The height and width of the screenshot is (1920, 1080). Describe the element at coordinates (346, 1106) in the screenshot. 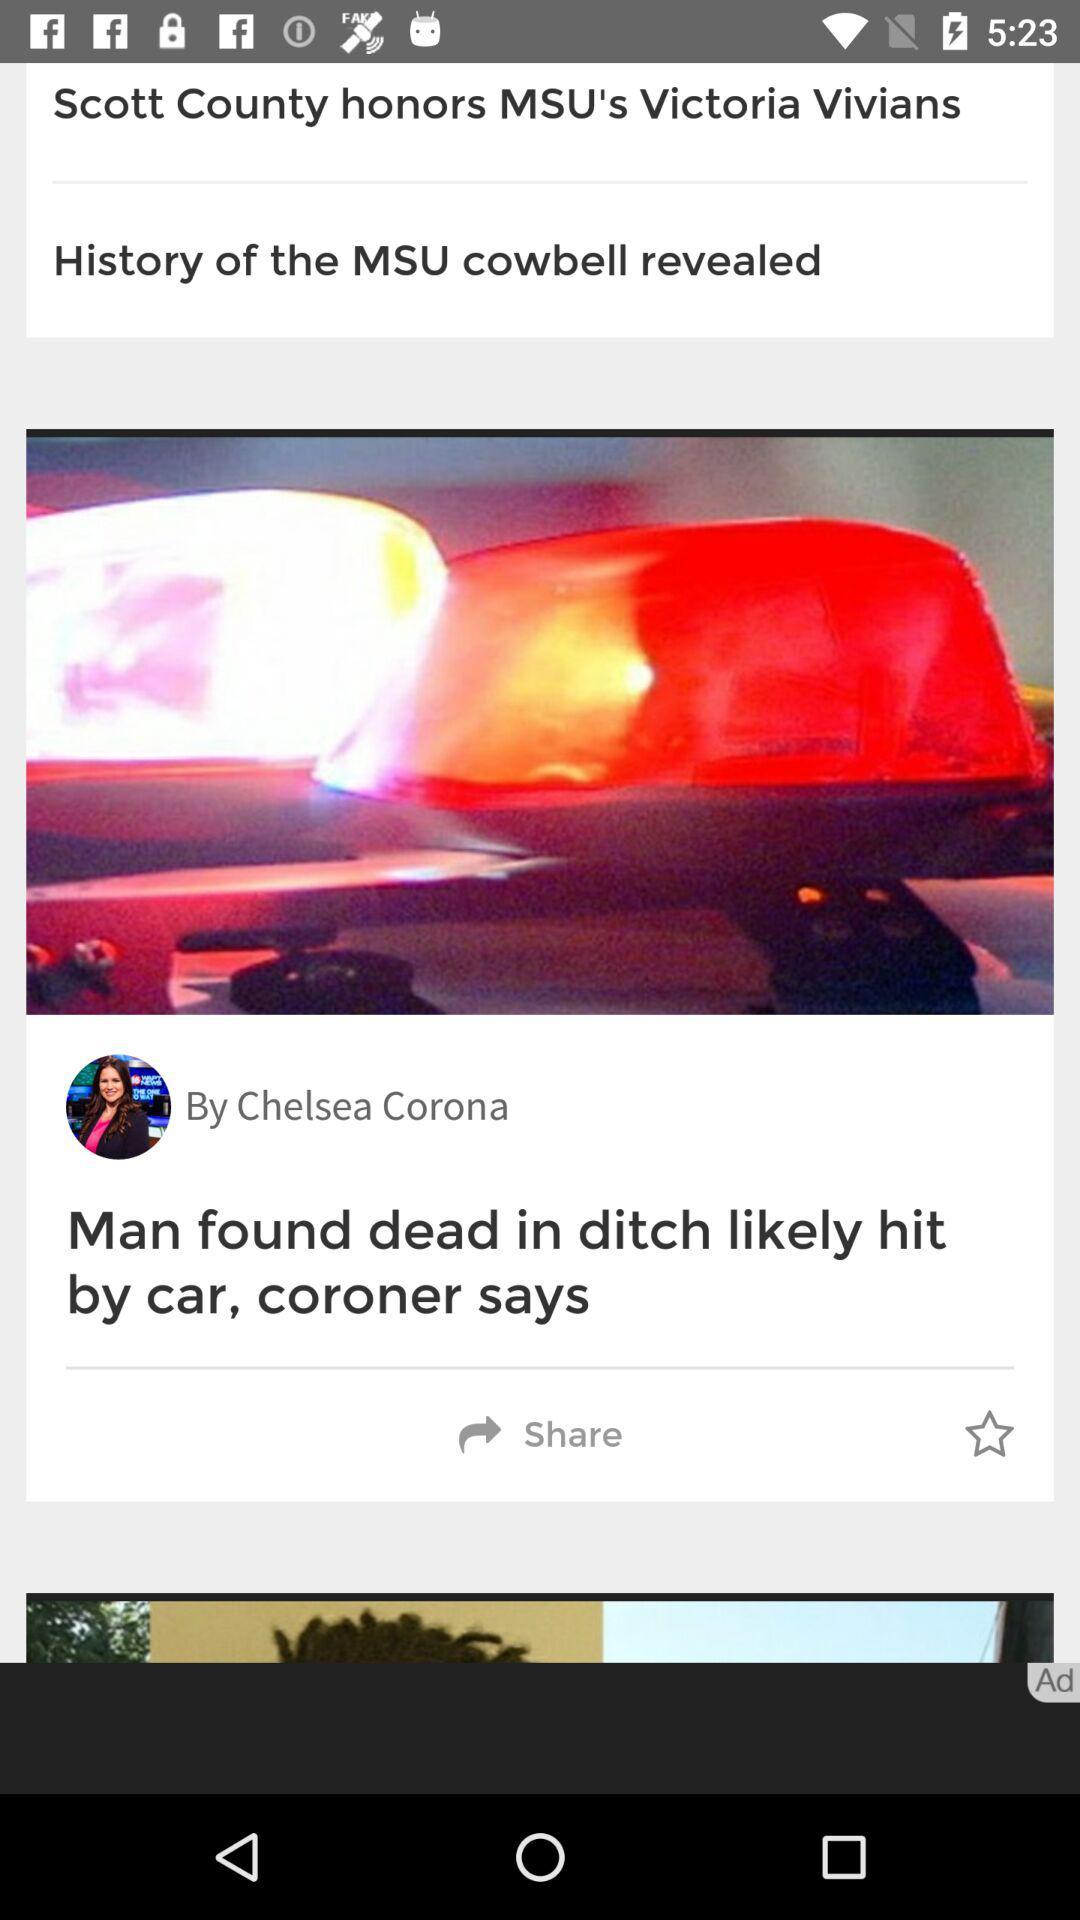

I see `item above the man found dead` at that location.